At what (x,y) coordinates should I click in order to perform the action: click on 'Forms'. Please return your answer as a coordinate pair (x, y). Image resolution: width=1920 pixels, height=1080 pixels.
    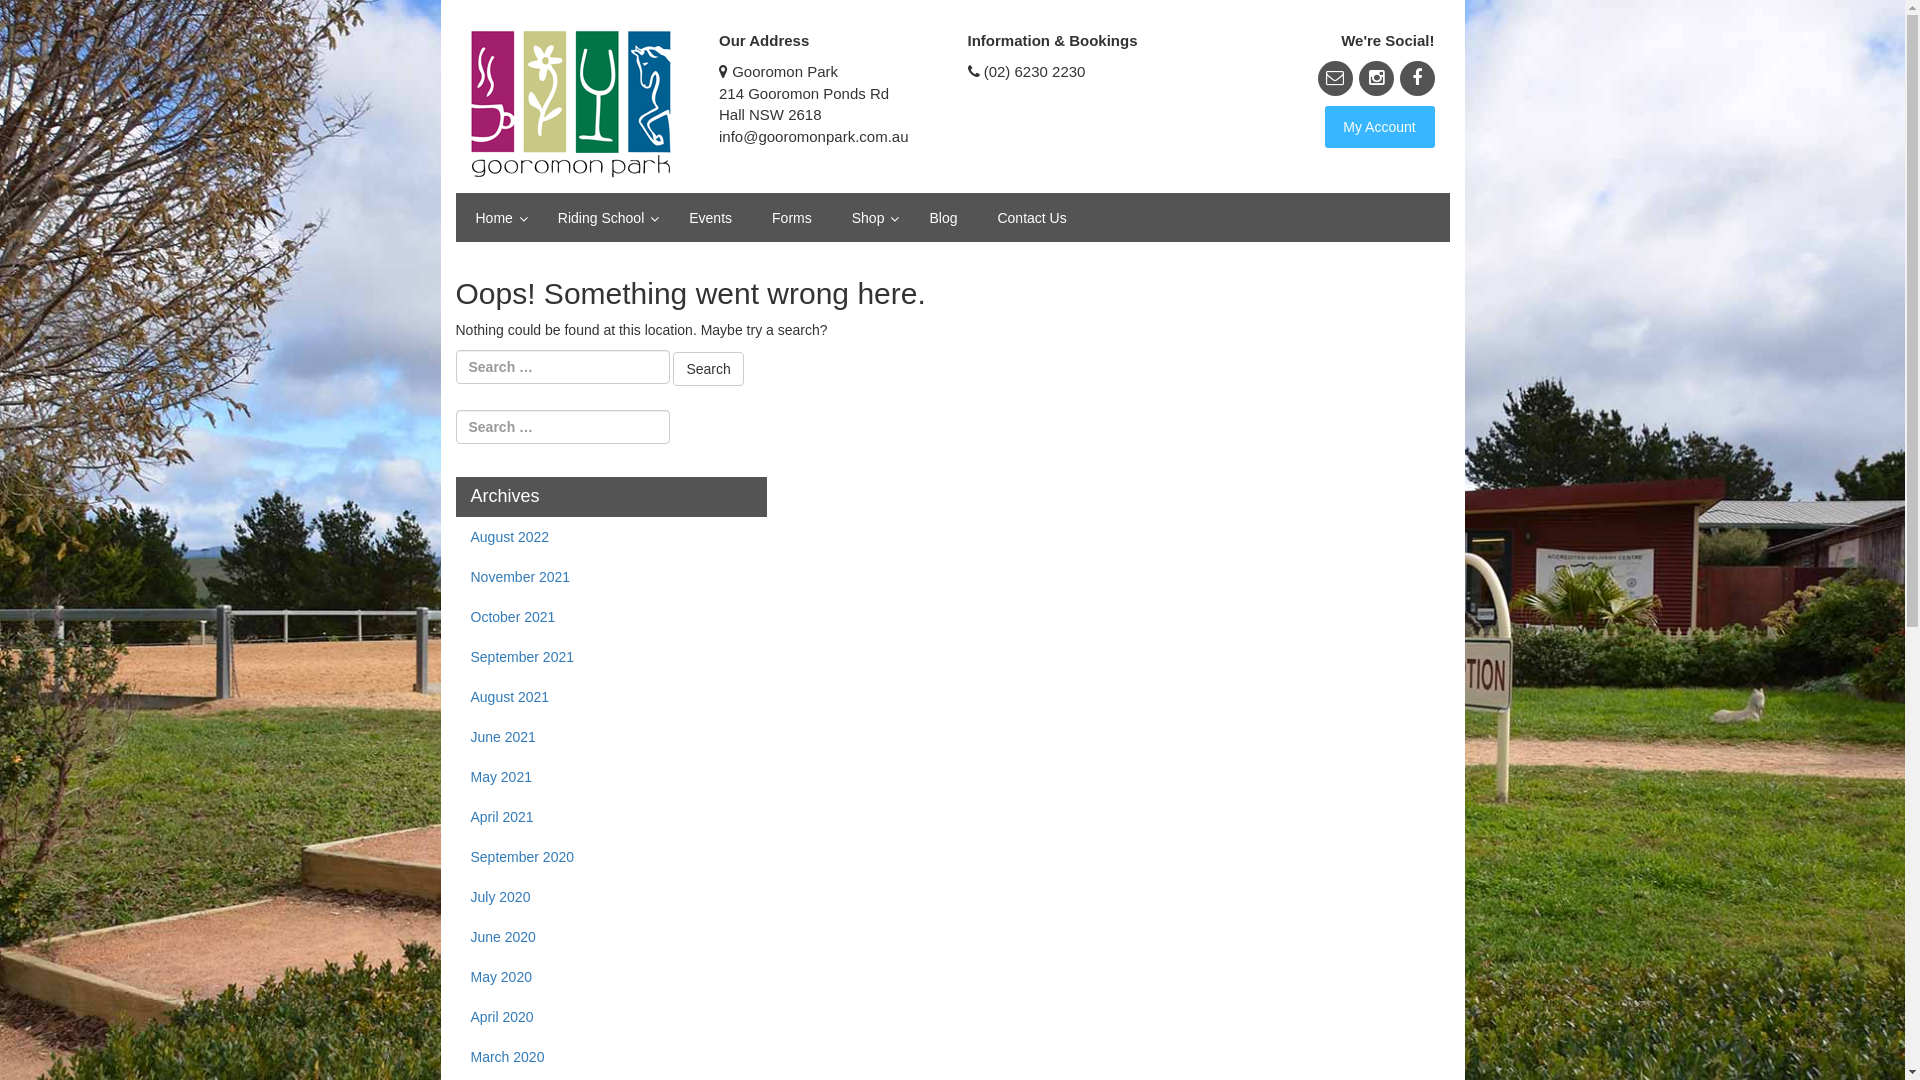
    Looking at the image, I should click on (791, 217).